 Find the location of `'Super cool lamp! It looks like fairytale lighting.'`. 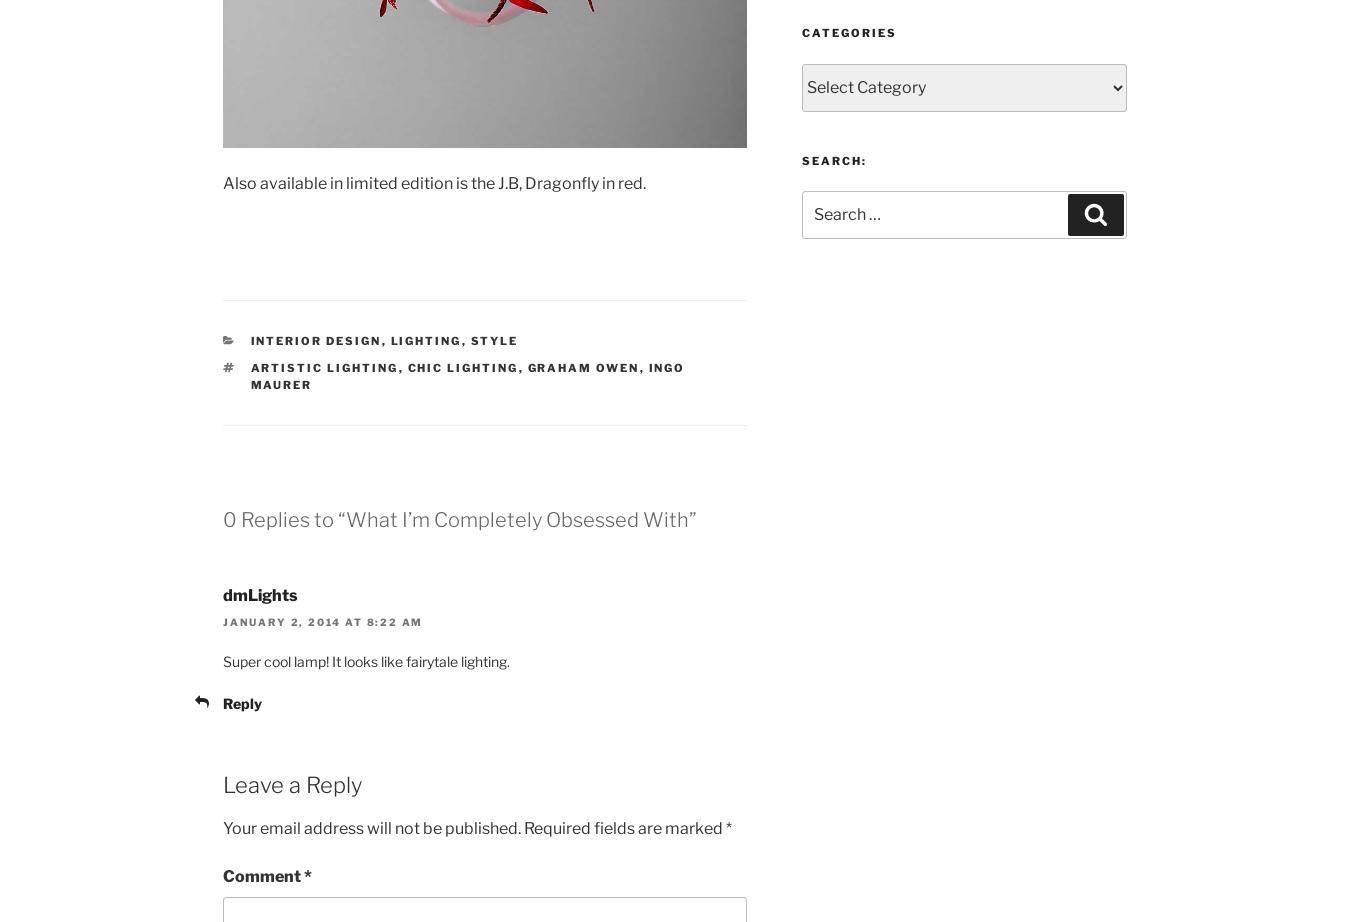

'Super cool lamp! It looks like fairytale lighting.' is located at coordinates (366, 660).